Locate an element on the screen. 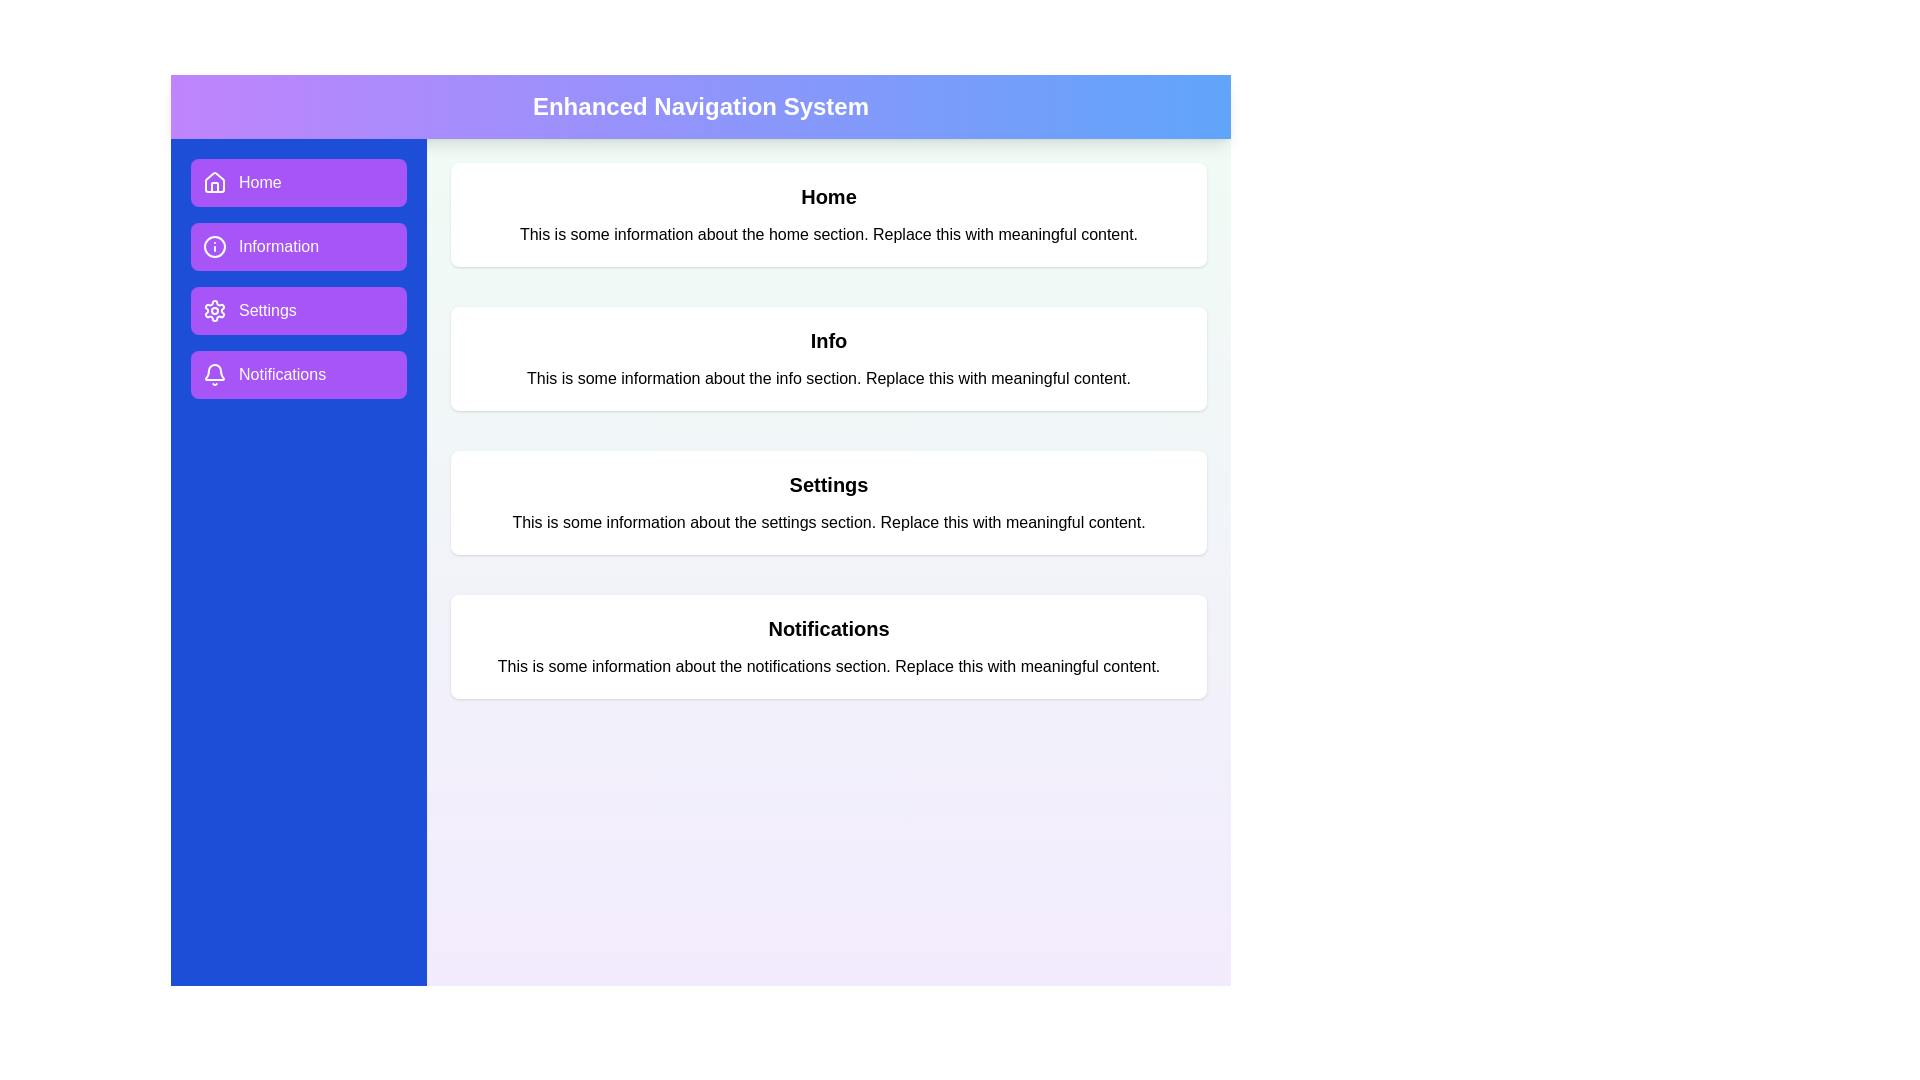 The height and width of the screenshot is (1080, 1920). the circular icon with a thick outline and a vertical bar, located to the left of the 'Information' text in the navigation menu is located at coordinates (215, 245).